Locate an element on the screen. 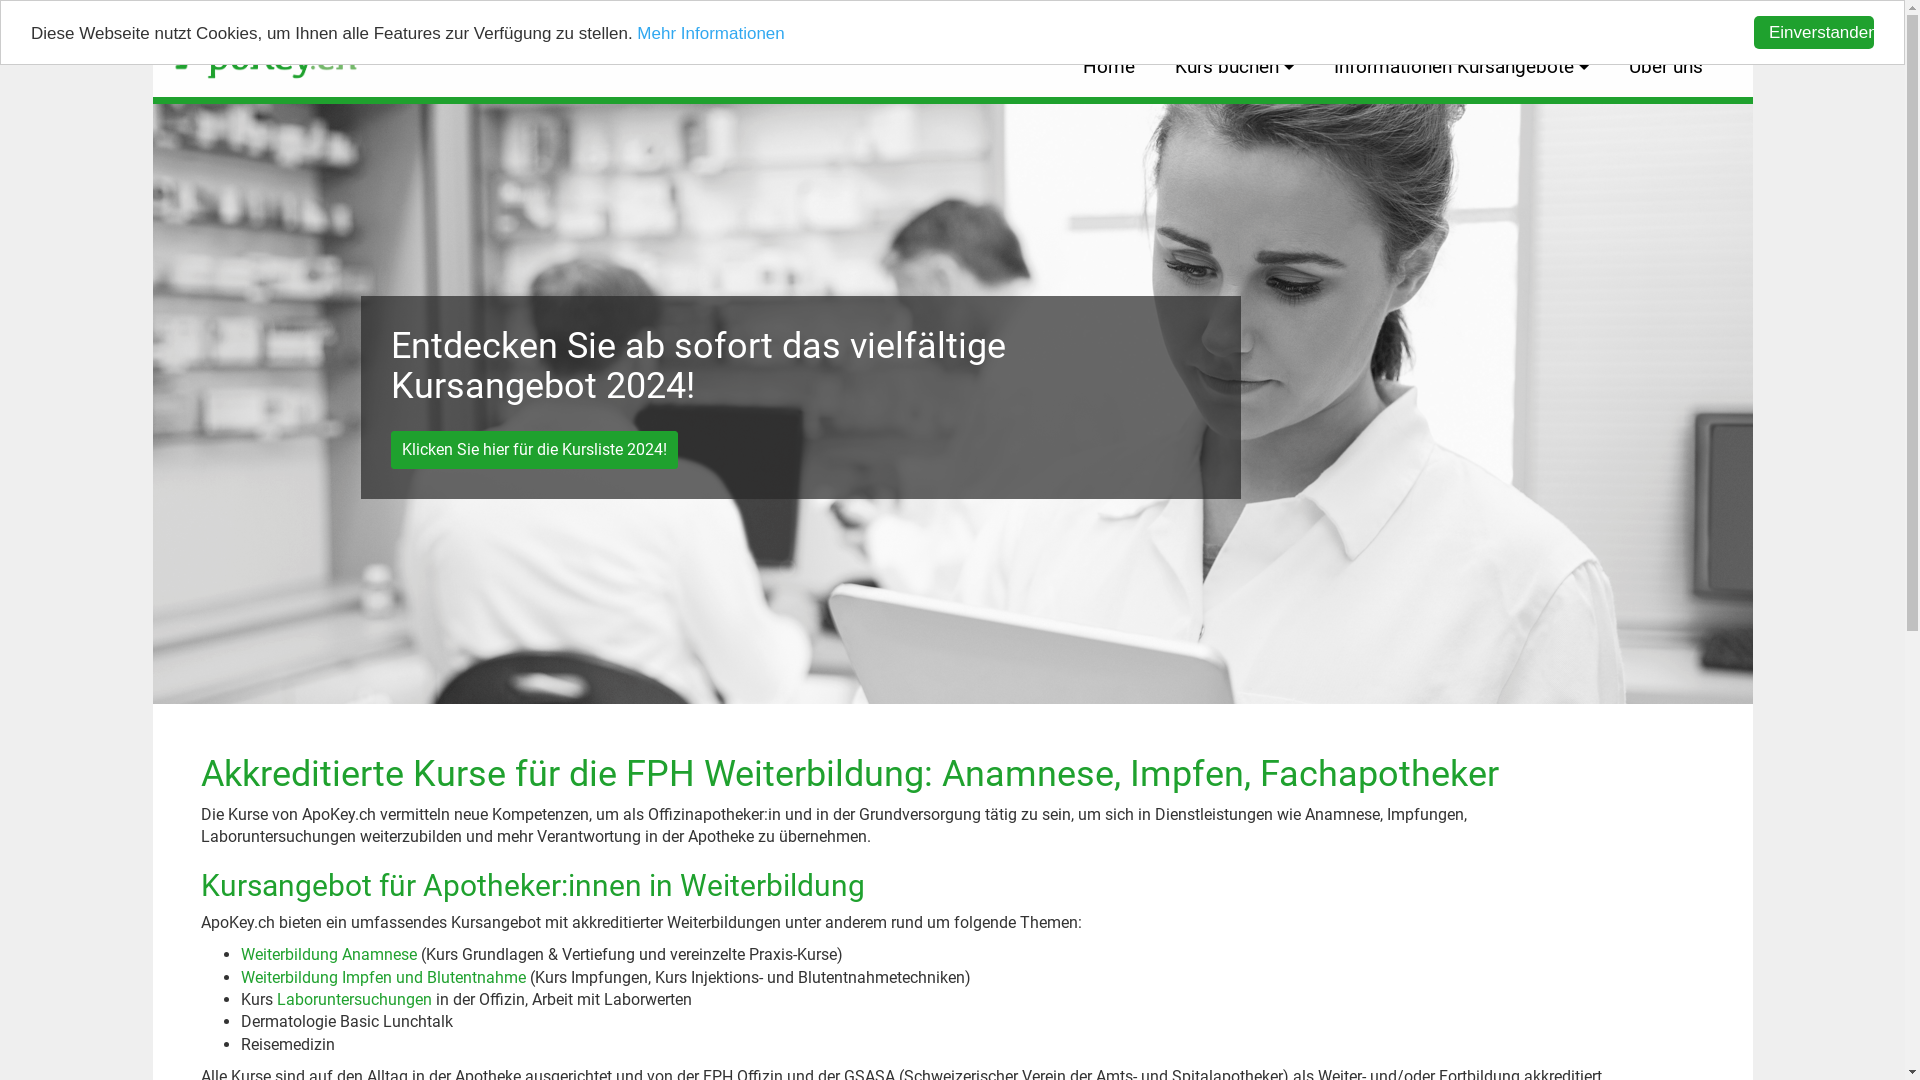 The width and height of the screenshot is (1920, 1080). 'Weiterbildung Anamnese' is located at coordinates (327, 953).